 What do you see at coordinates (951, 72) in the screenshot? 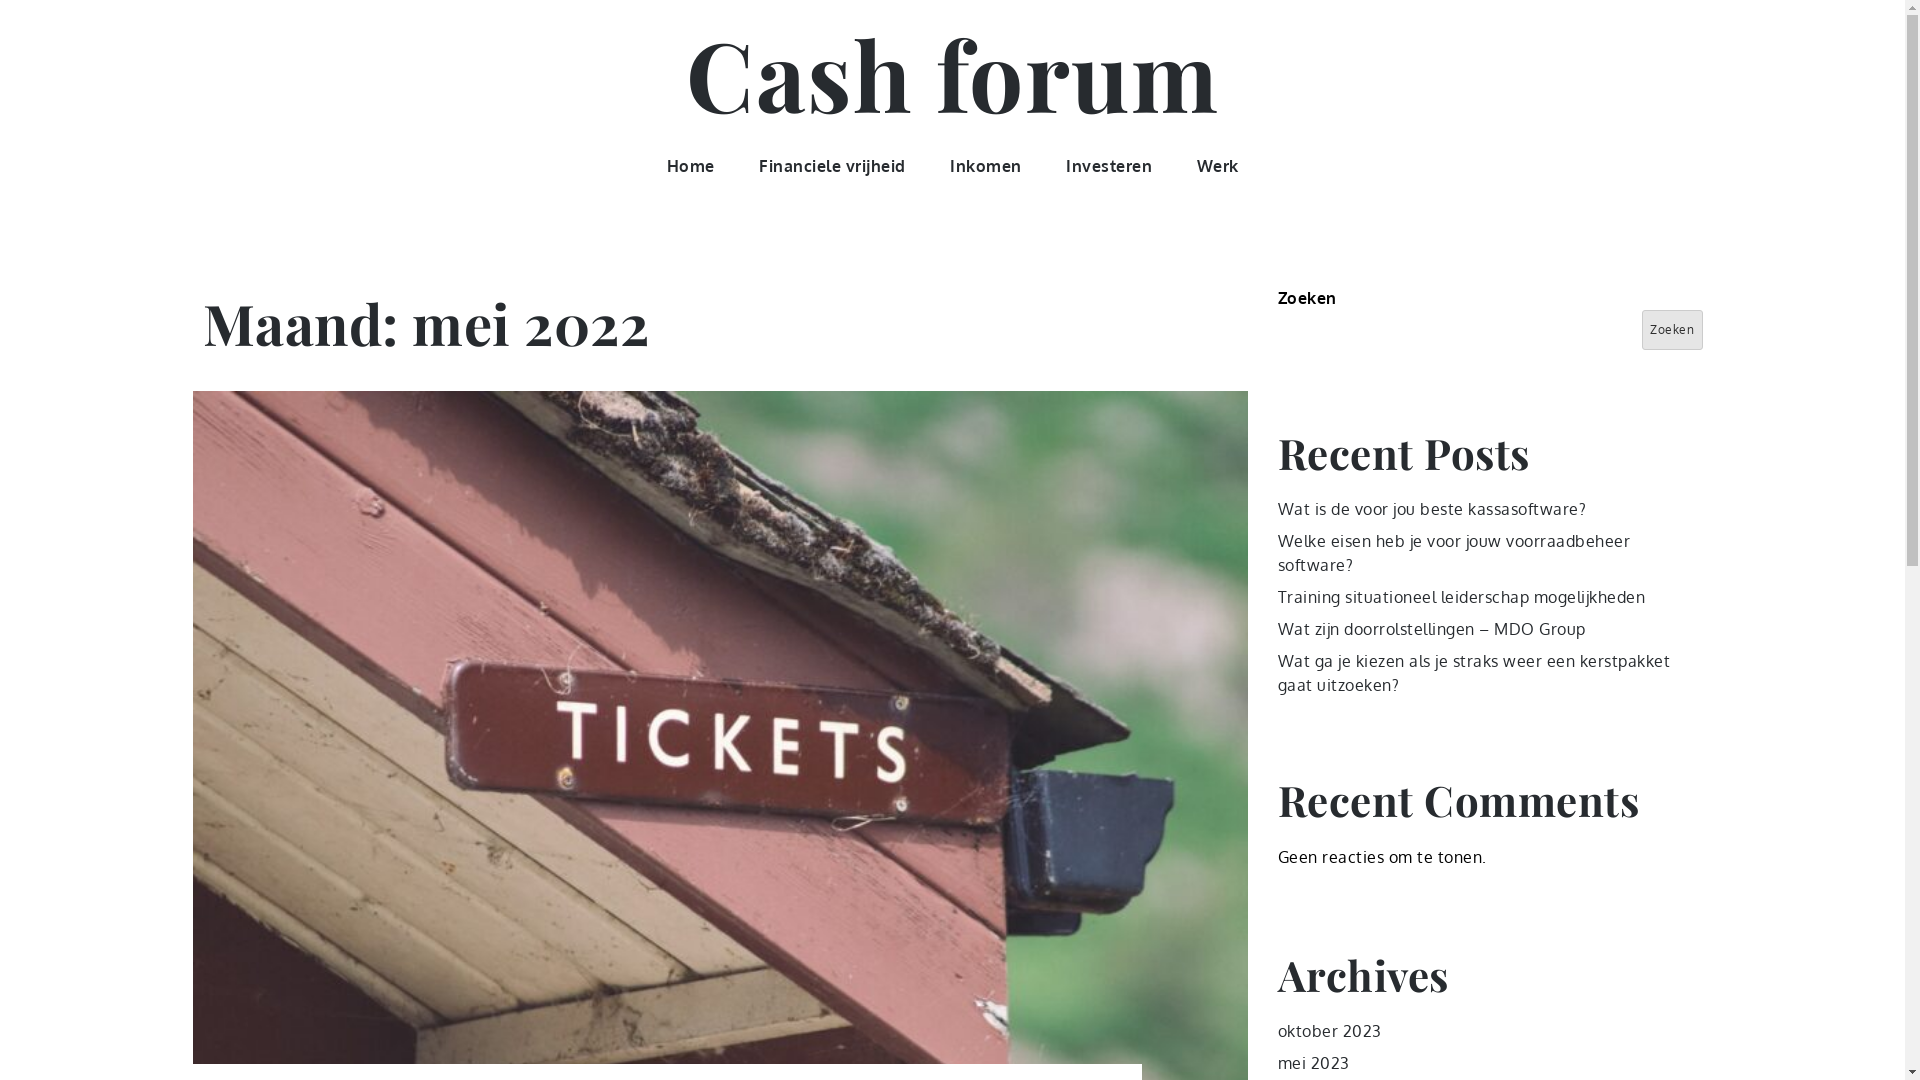
I see `'Cash forum'` at bounding box center [951, 72].